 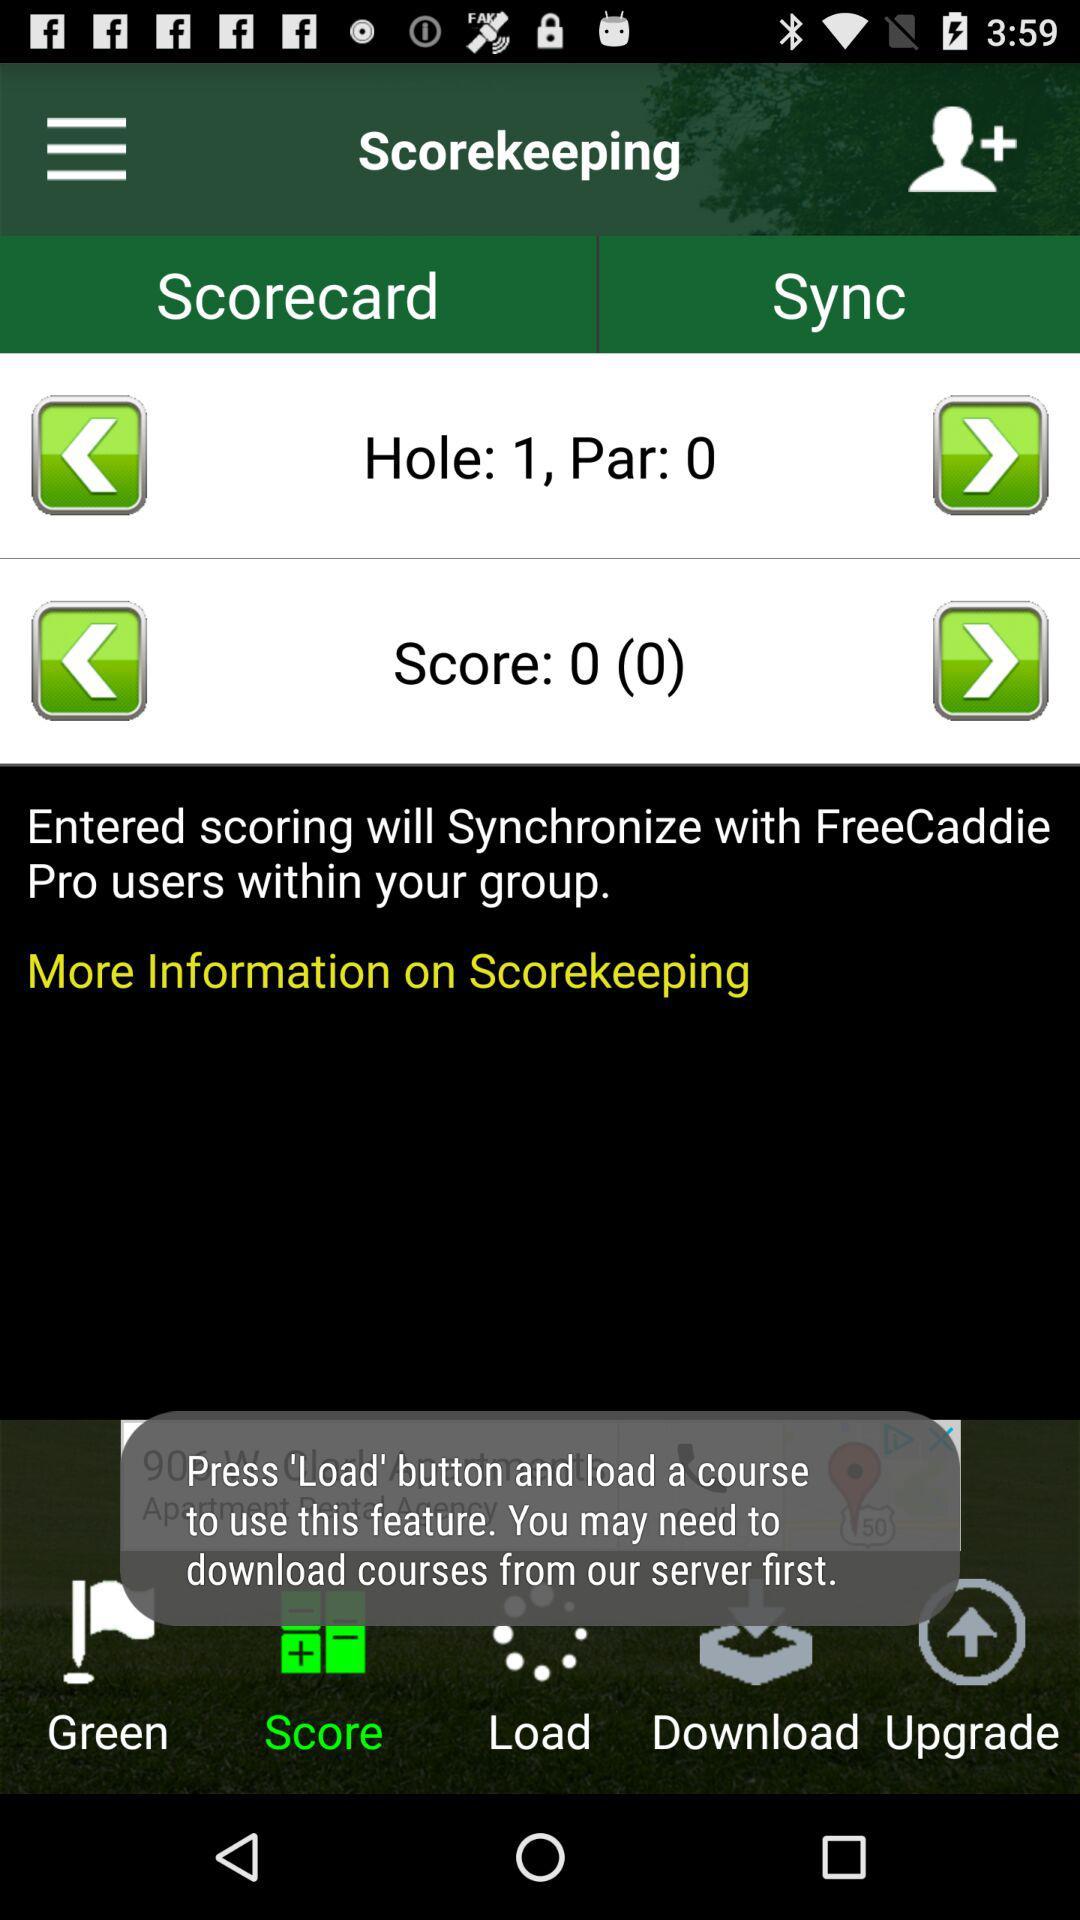 I want to click on the arrow_forward icon, so click(x=990, y=487).